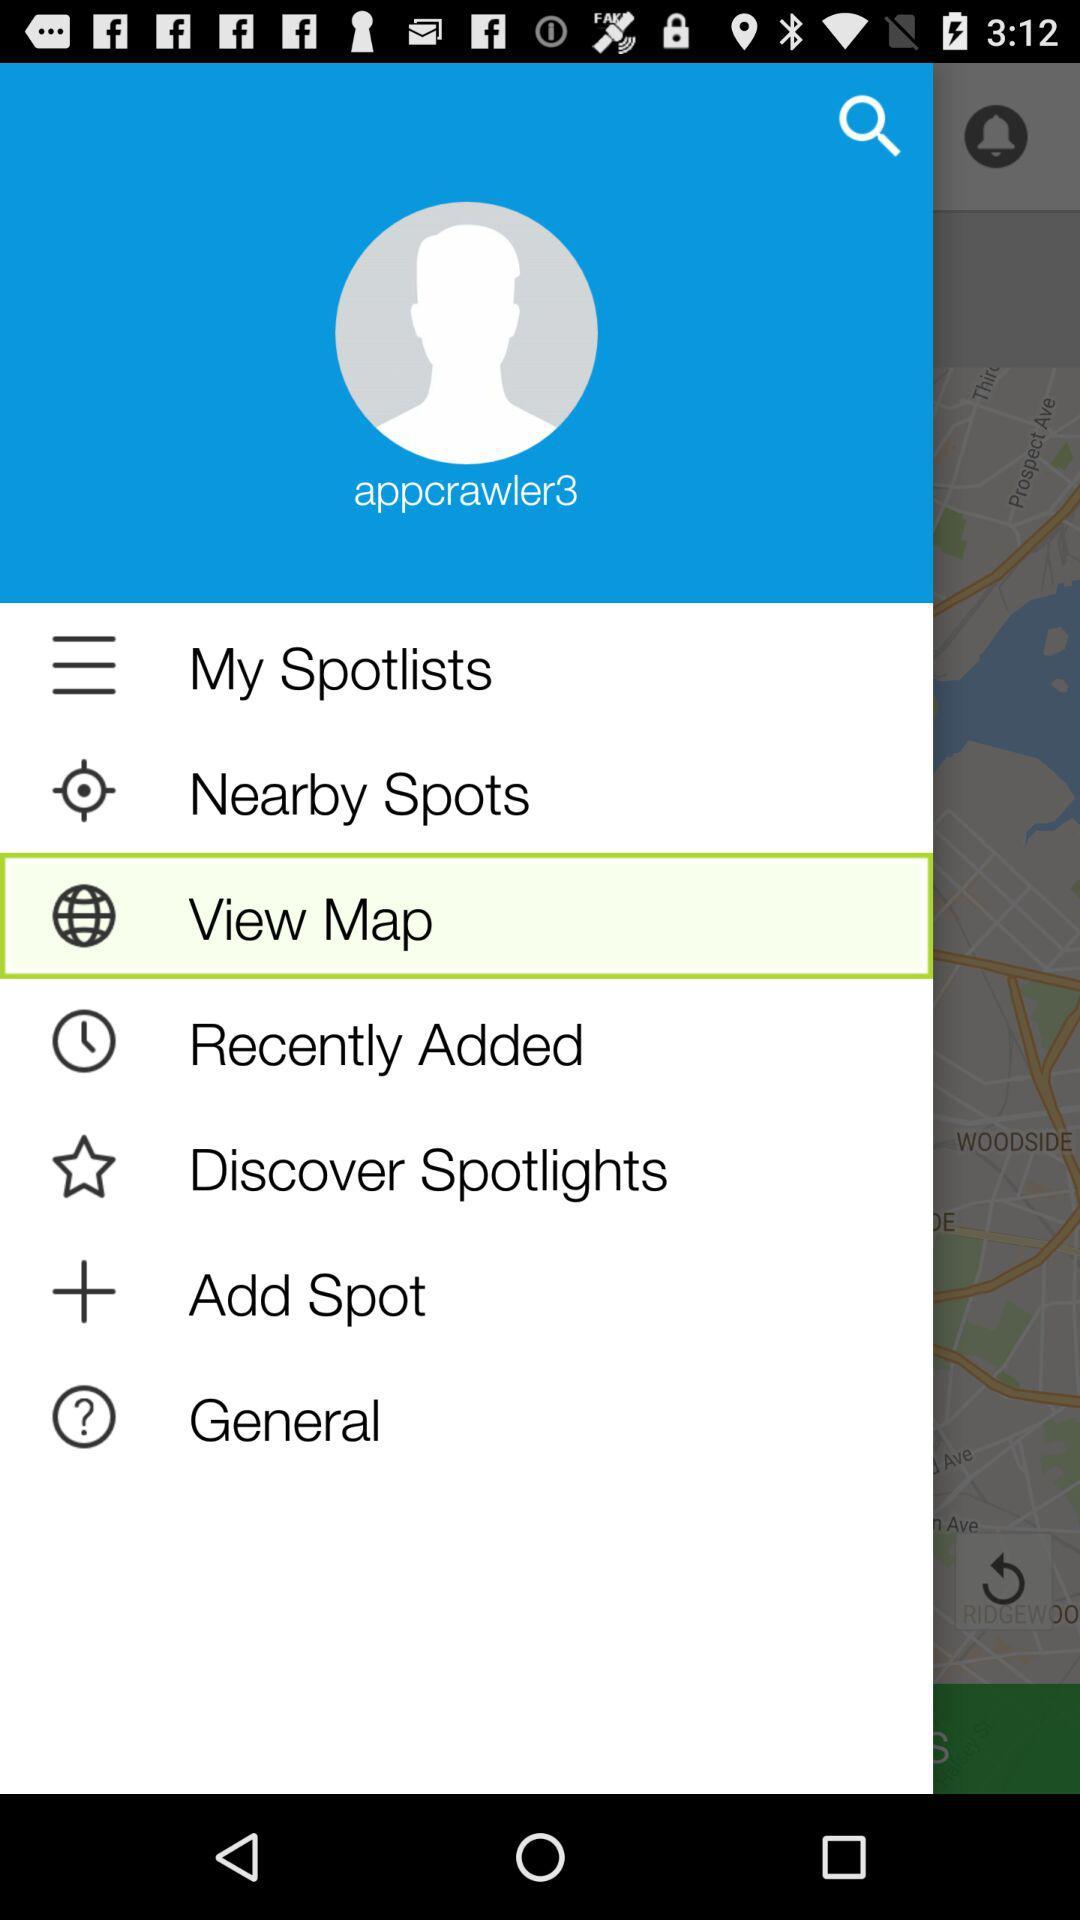  Describe the element at coordinates (1003, 1691) in the screenshot. I see `the refresh icon` at that location.